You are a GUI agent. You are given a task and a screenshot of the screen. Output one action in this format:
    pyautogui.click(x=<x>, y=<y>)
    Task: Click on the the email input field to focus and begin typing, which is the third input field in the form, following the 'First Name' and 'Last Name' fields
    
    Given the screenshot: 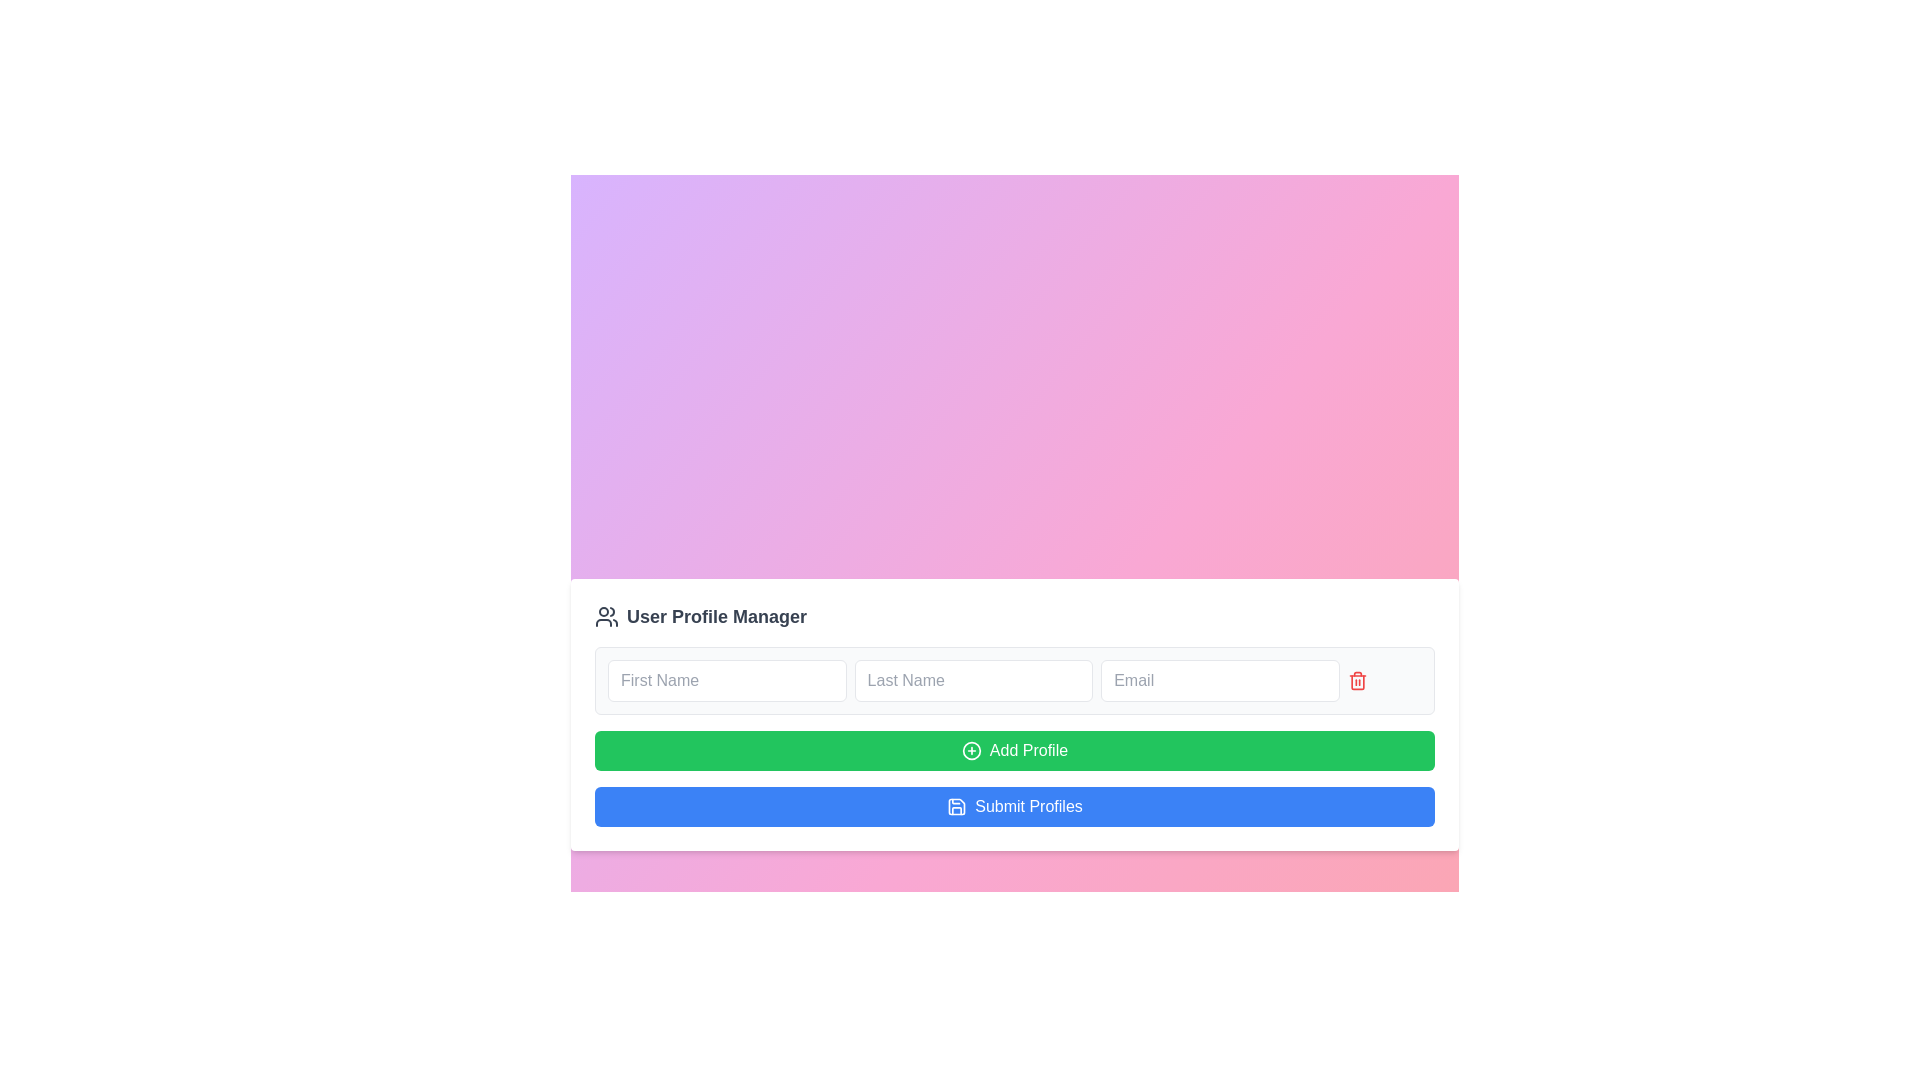 What is the action you would take?
    pyautogui.click(x=1219, y=680)
    